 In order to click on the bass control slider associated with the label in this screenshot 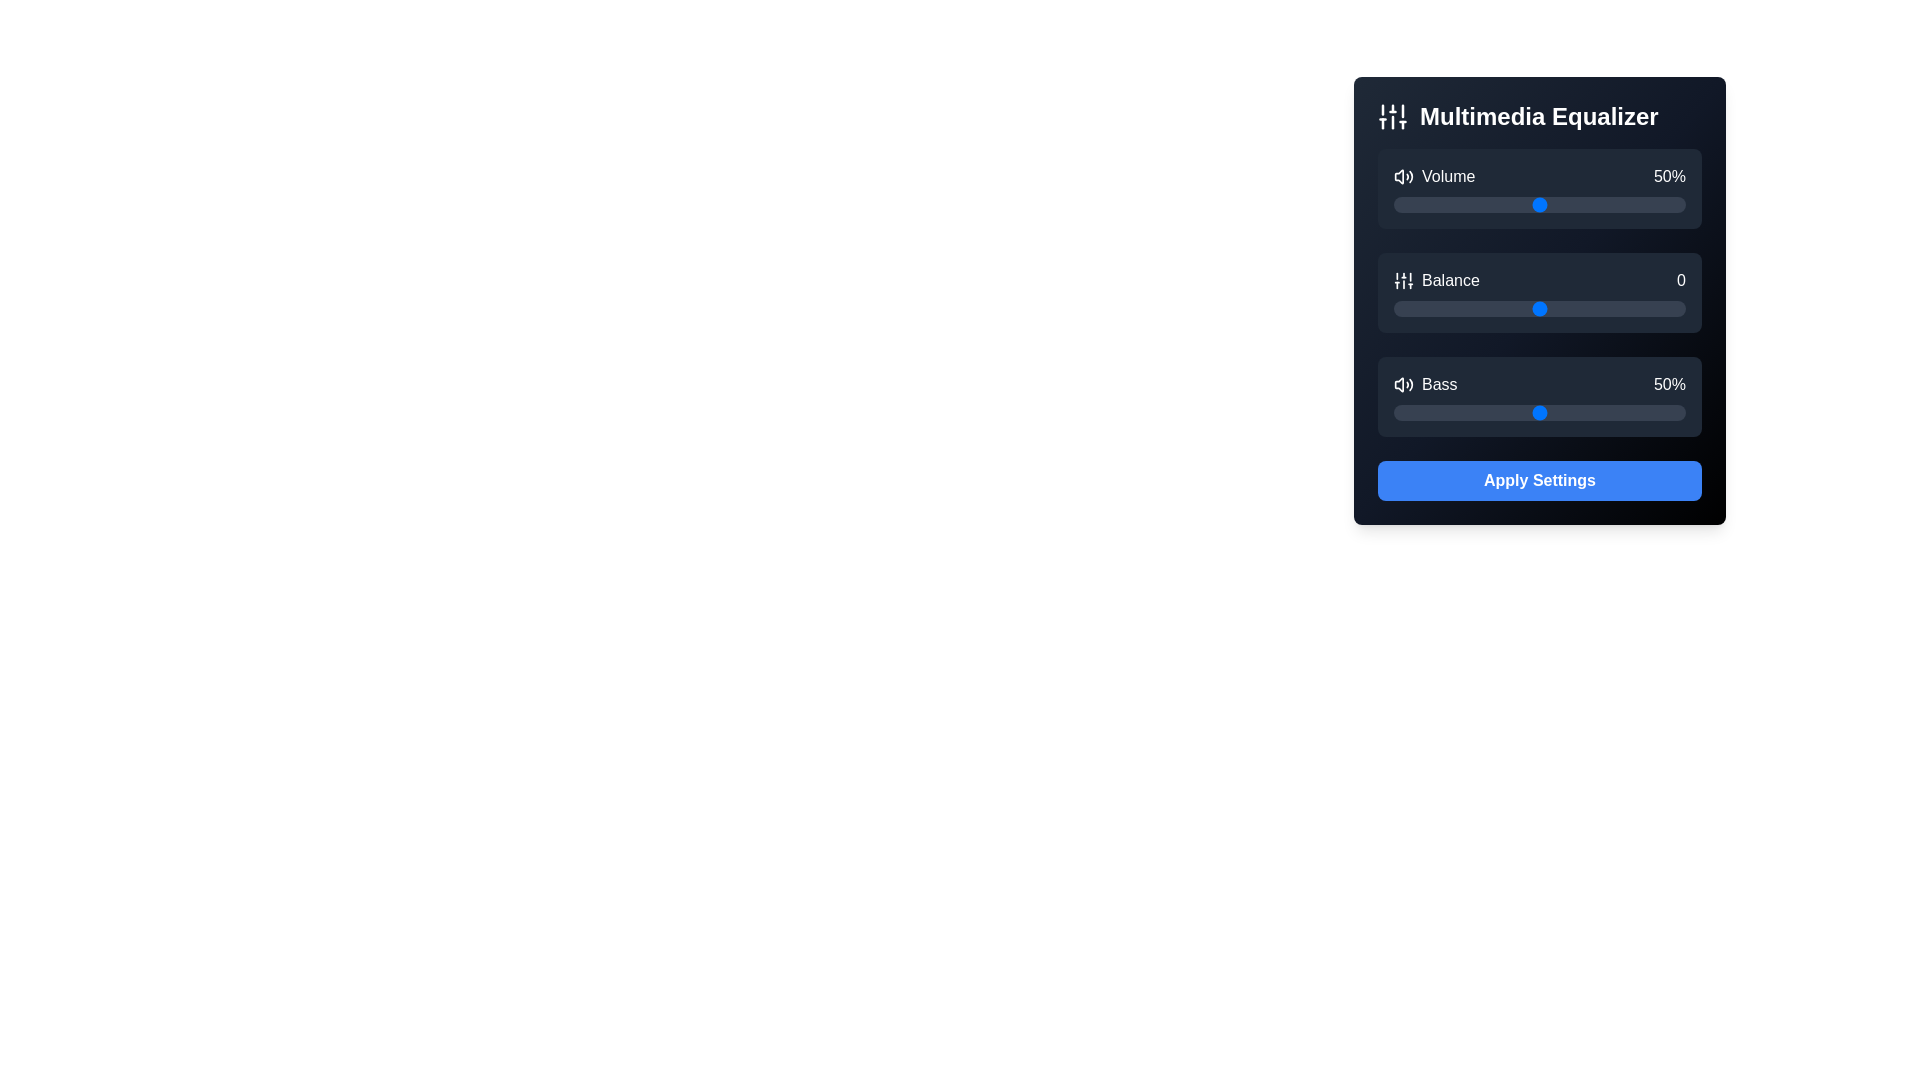, I will do `click(1424, 385)`.